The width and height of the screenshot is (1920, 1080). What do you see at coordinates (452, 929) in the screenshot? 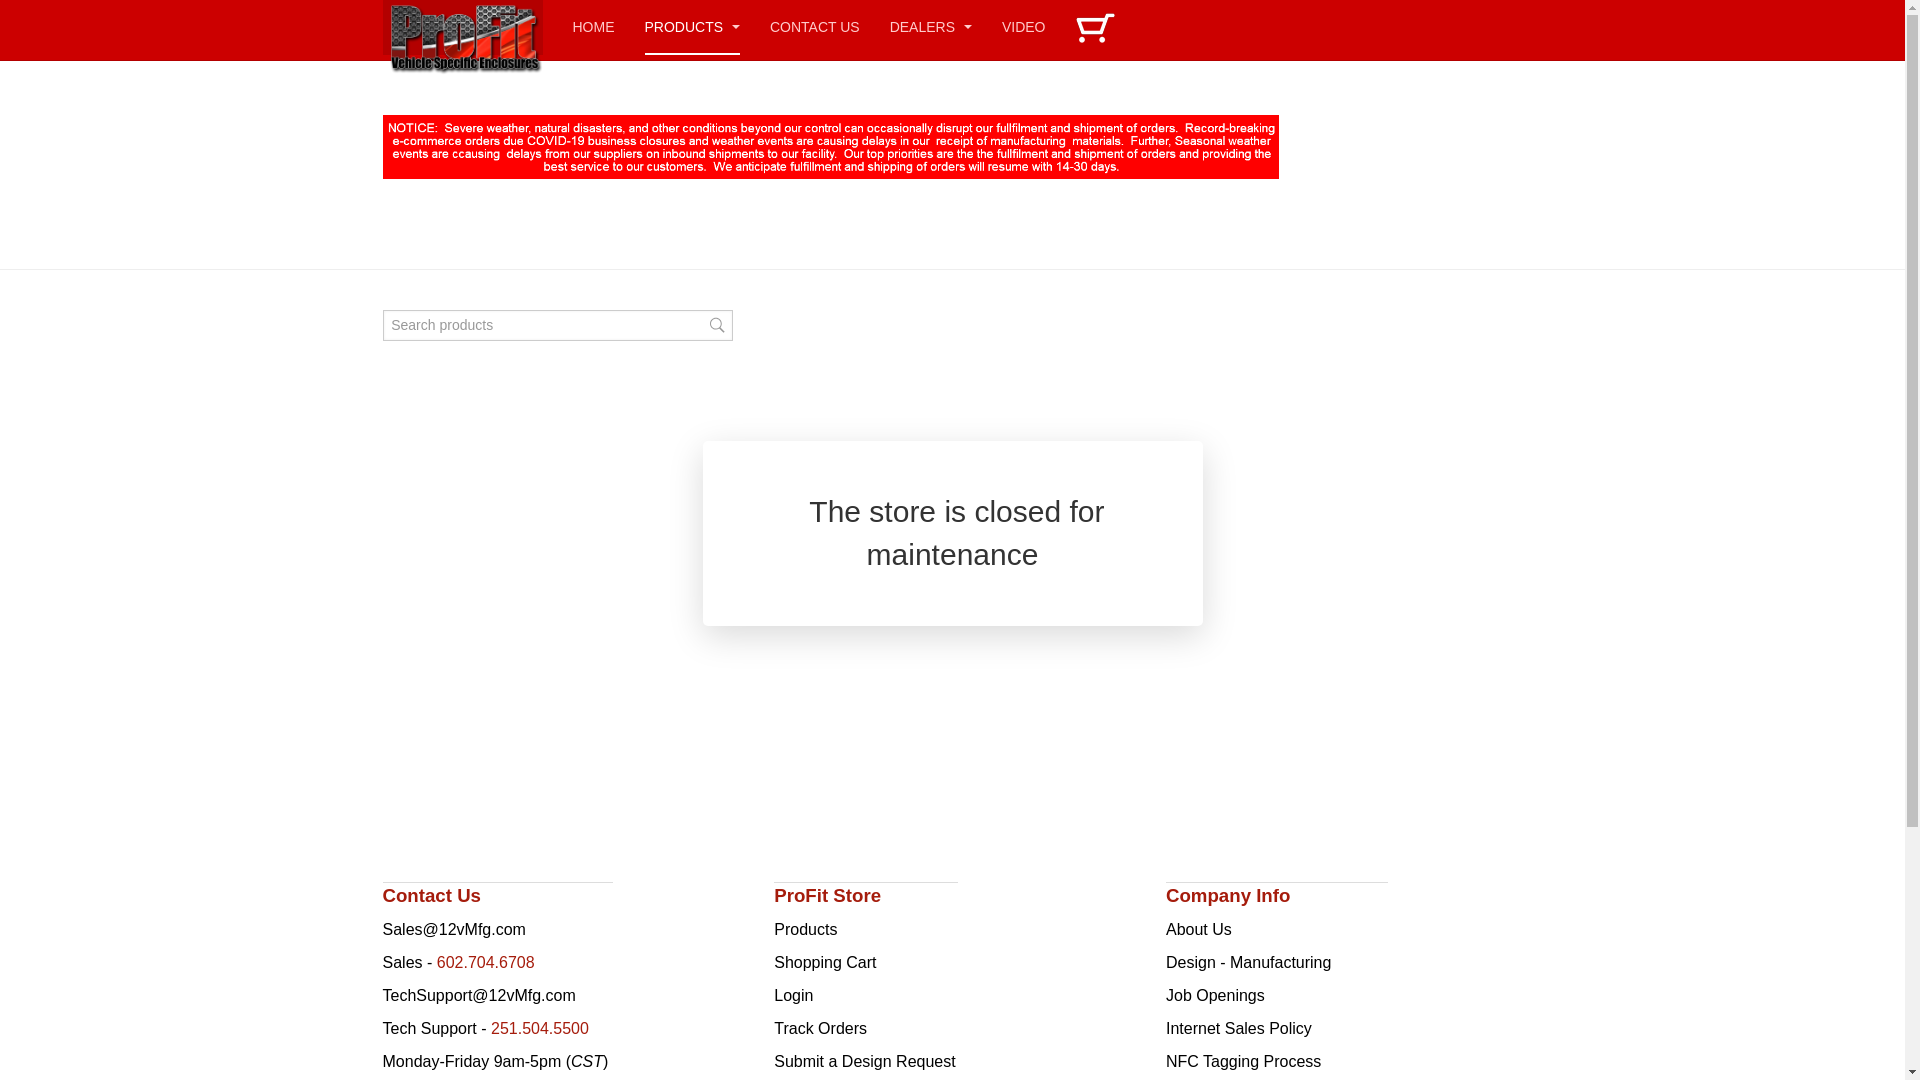
I see `'Sales@12vMfg.com'` at bounding box center [452, 929].